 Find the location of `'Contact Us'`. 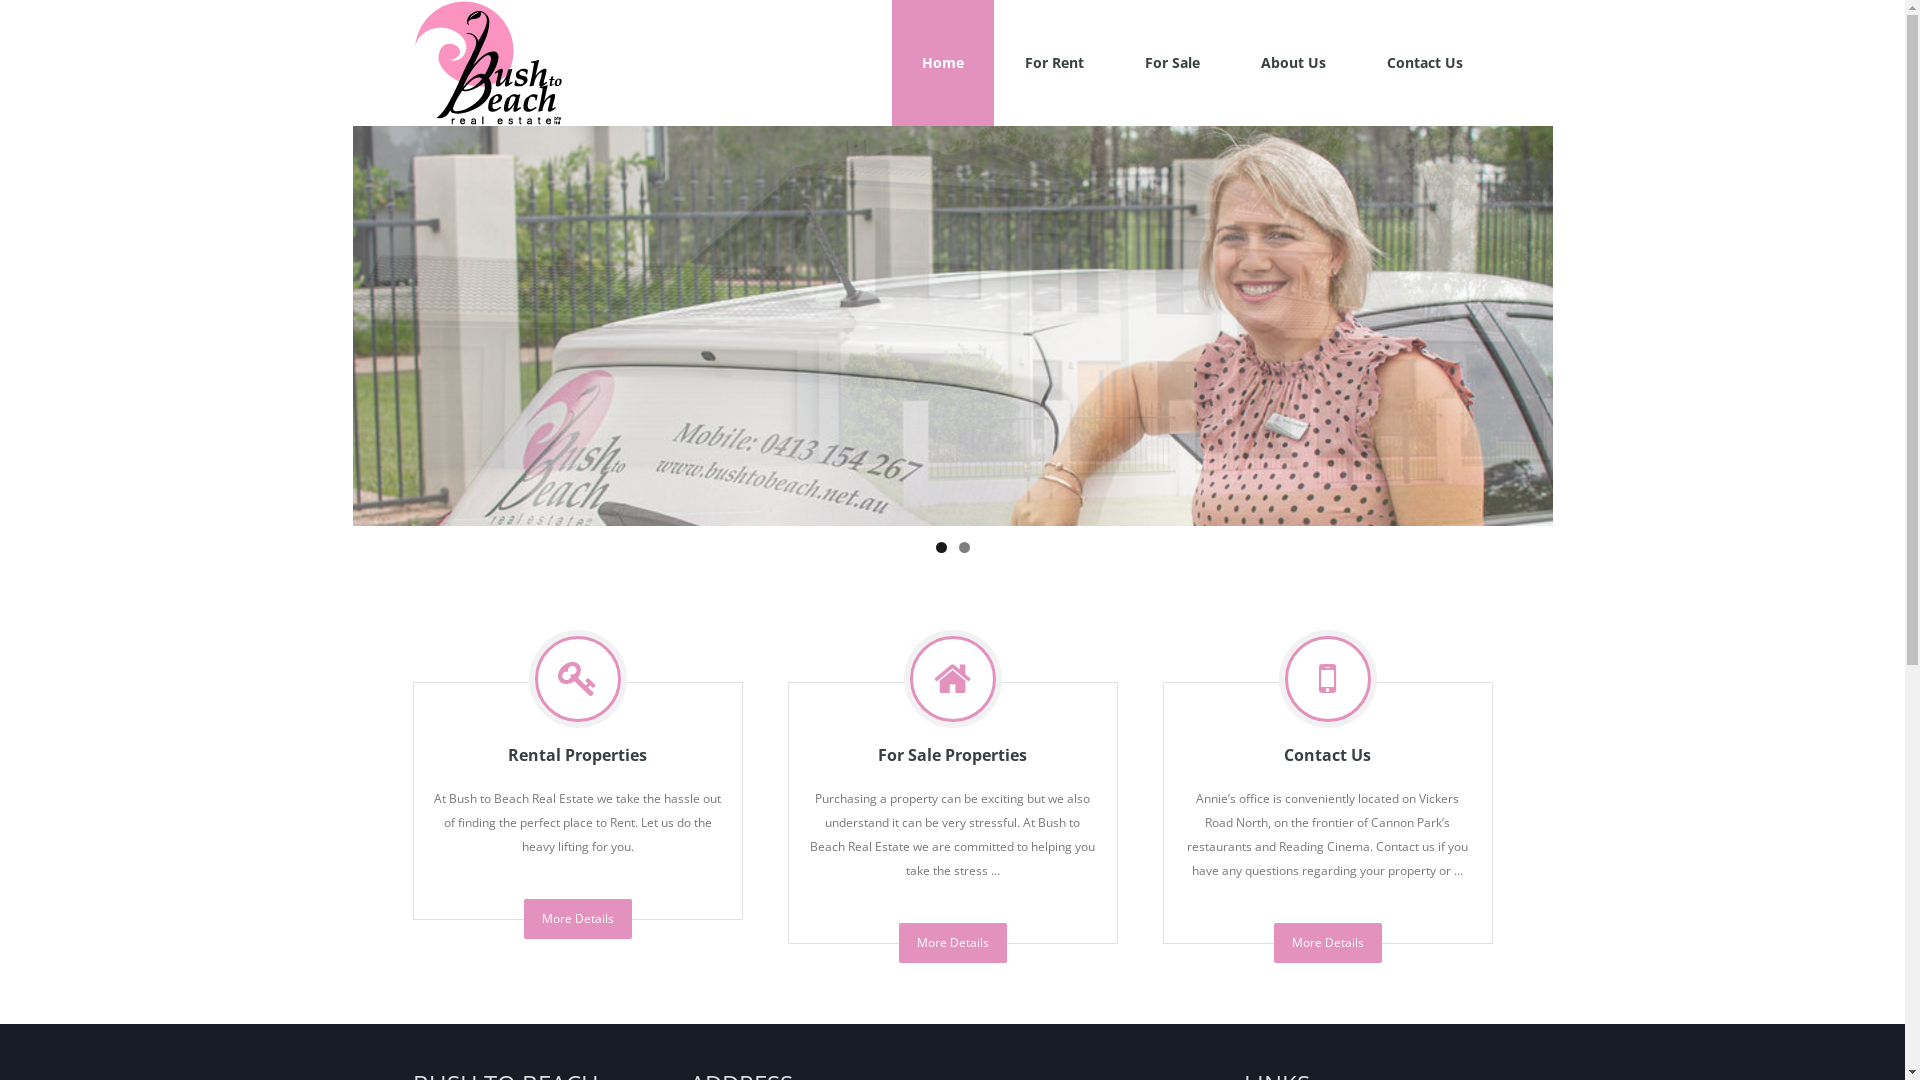

'Contact Us' is located at coordinates (1423, 61).